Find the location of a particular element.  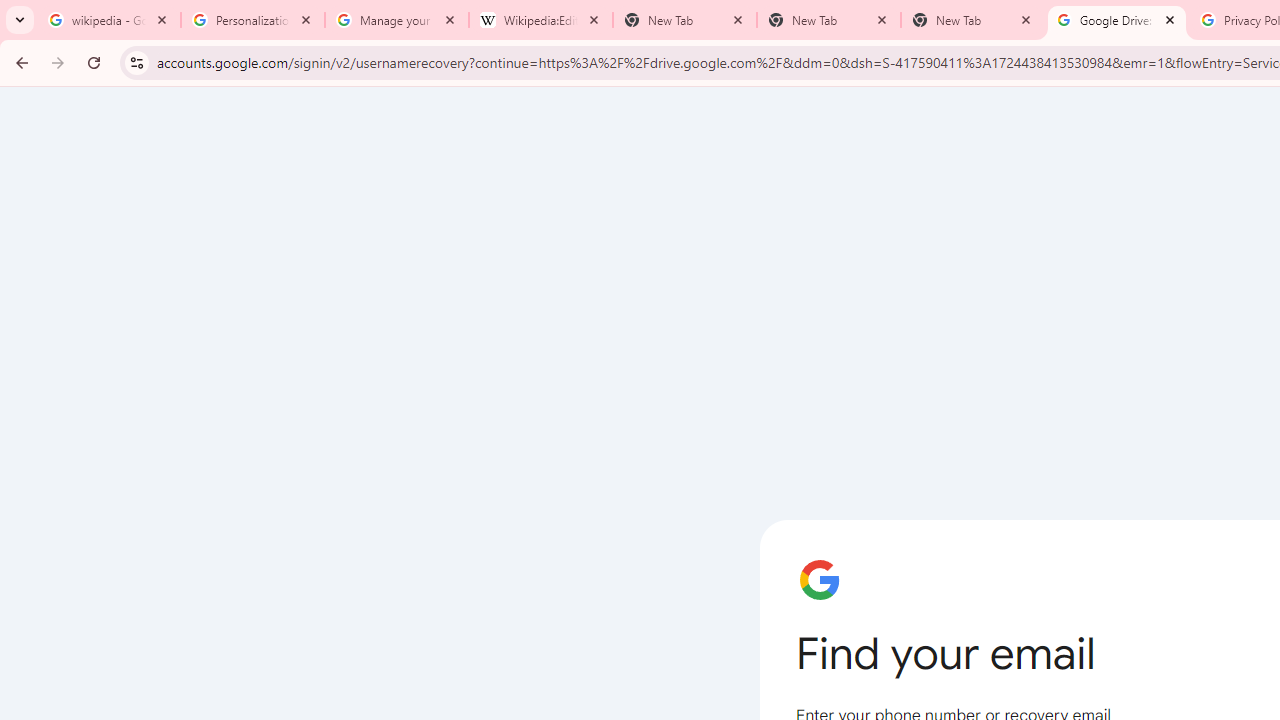

'Personalization & Google Search results - Google Search Help' is located at coordinates (251, 20).